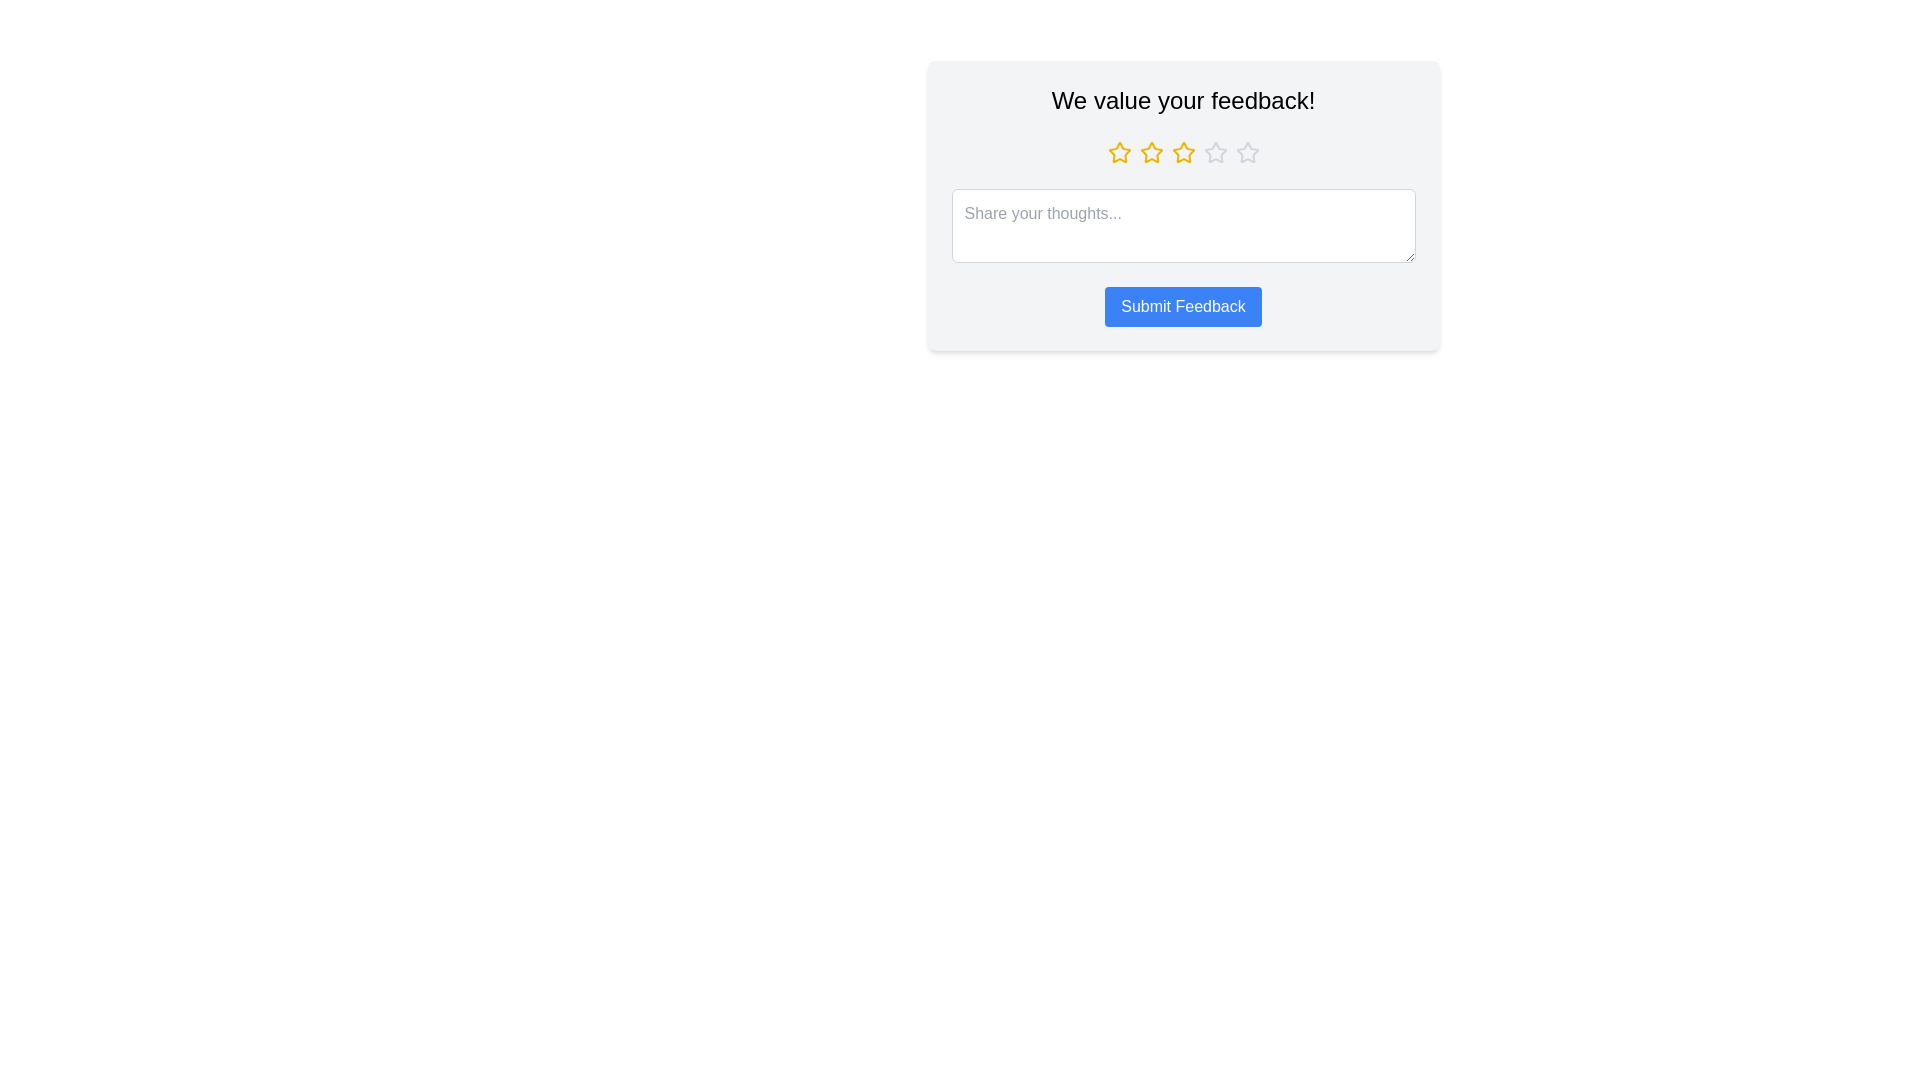 The width and height of the screenshot is (1920, 1080). What do you see at coordinates (1246, 151) in the screenshot?
I see `the far-right star-shaped icon` at bounding box center [1246, 151].